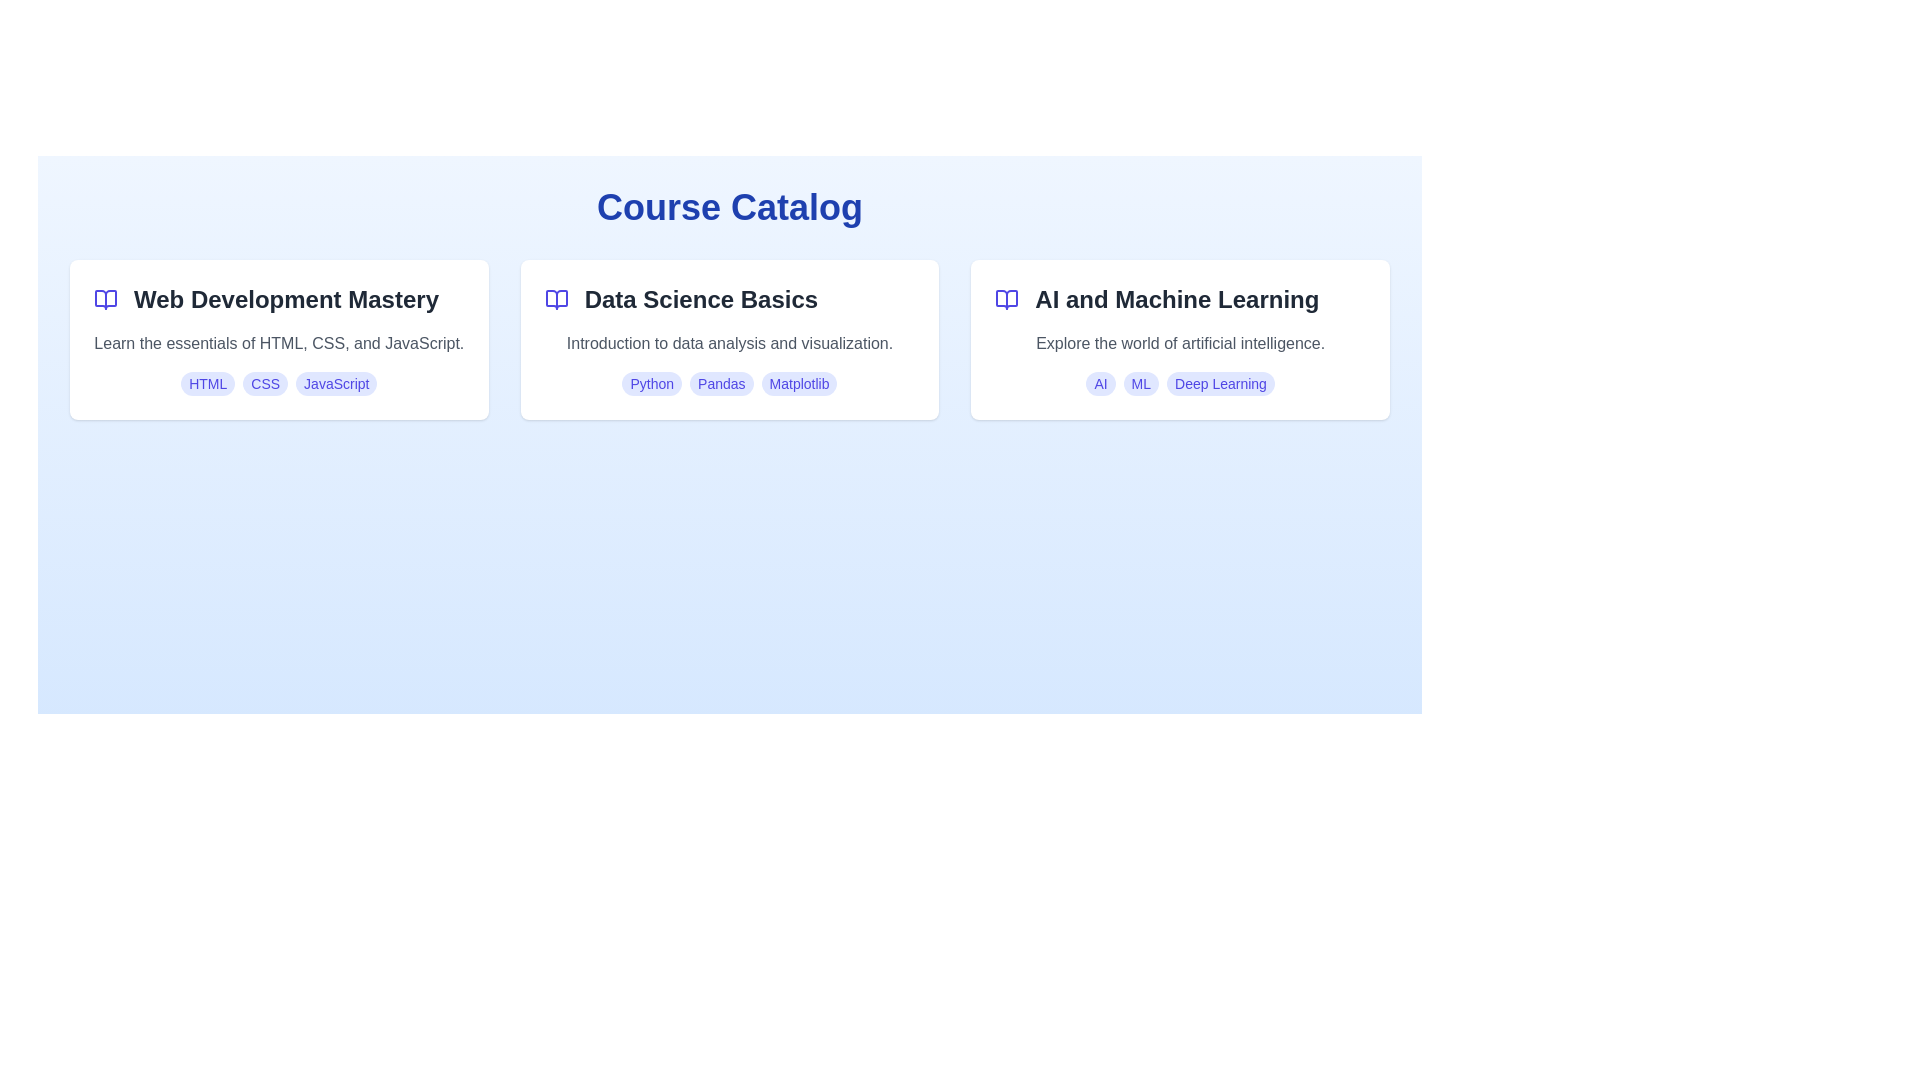 Image resolution: width=1920 pixels, height=1080 pixels. What do you see at coordinates (701, 300) in the screenshot?
I see `displayed text 'Data Science Basics' from the prominent text display styled in bold, large font with a gray-black color, located in the center column of the layout` at bounding box center [701, 300].